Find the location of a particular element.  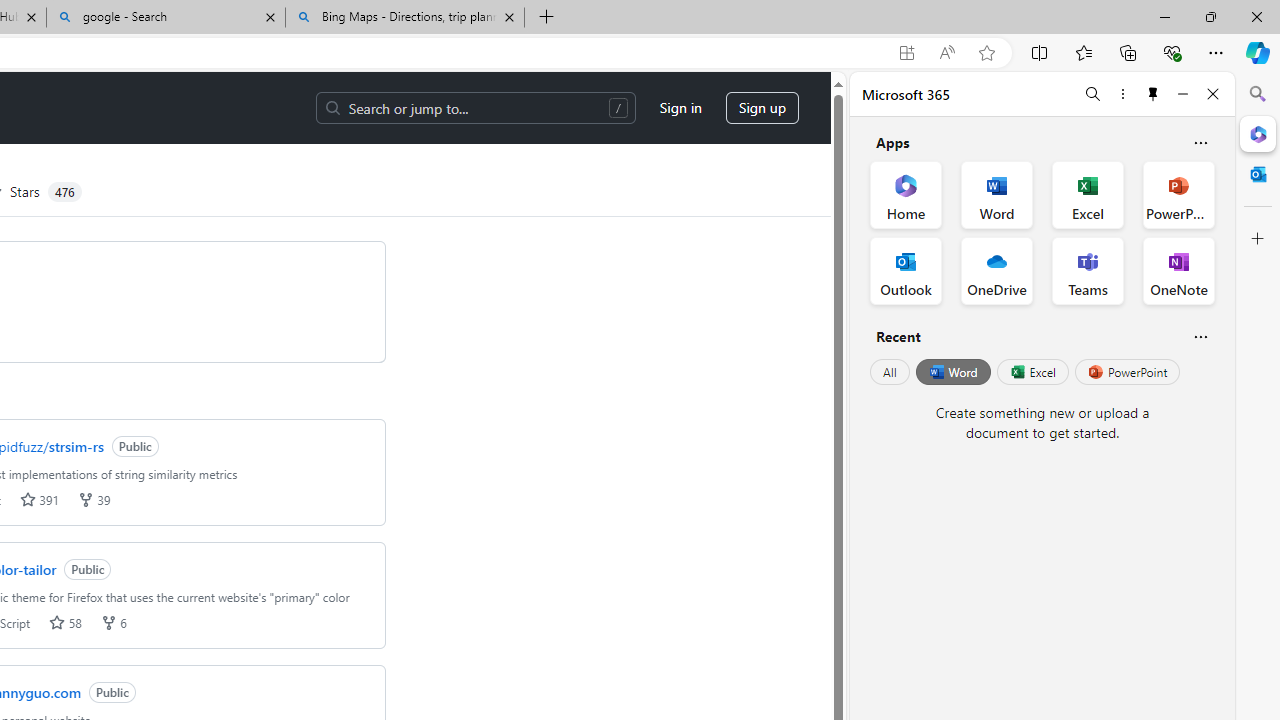

'forks 6' is located at coordinates (112, 621).